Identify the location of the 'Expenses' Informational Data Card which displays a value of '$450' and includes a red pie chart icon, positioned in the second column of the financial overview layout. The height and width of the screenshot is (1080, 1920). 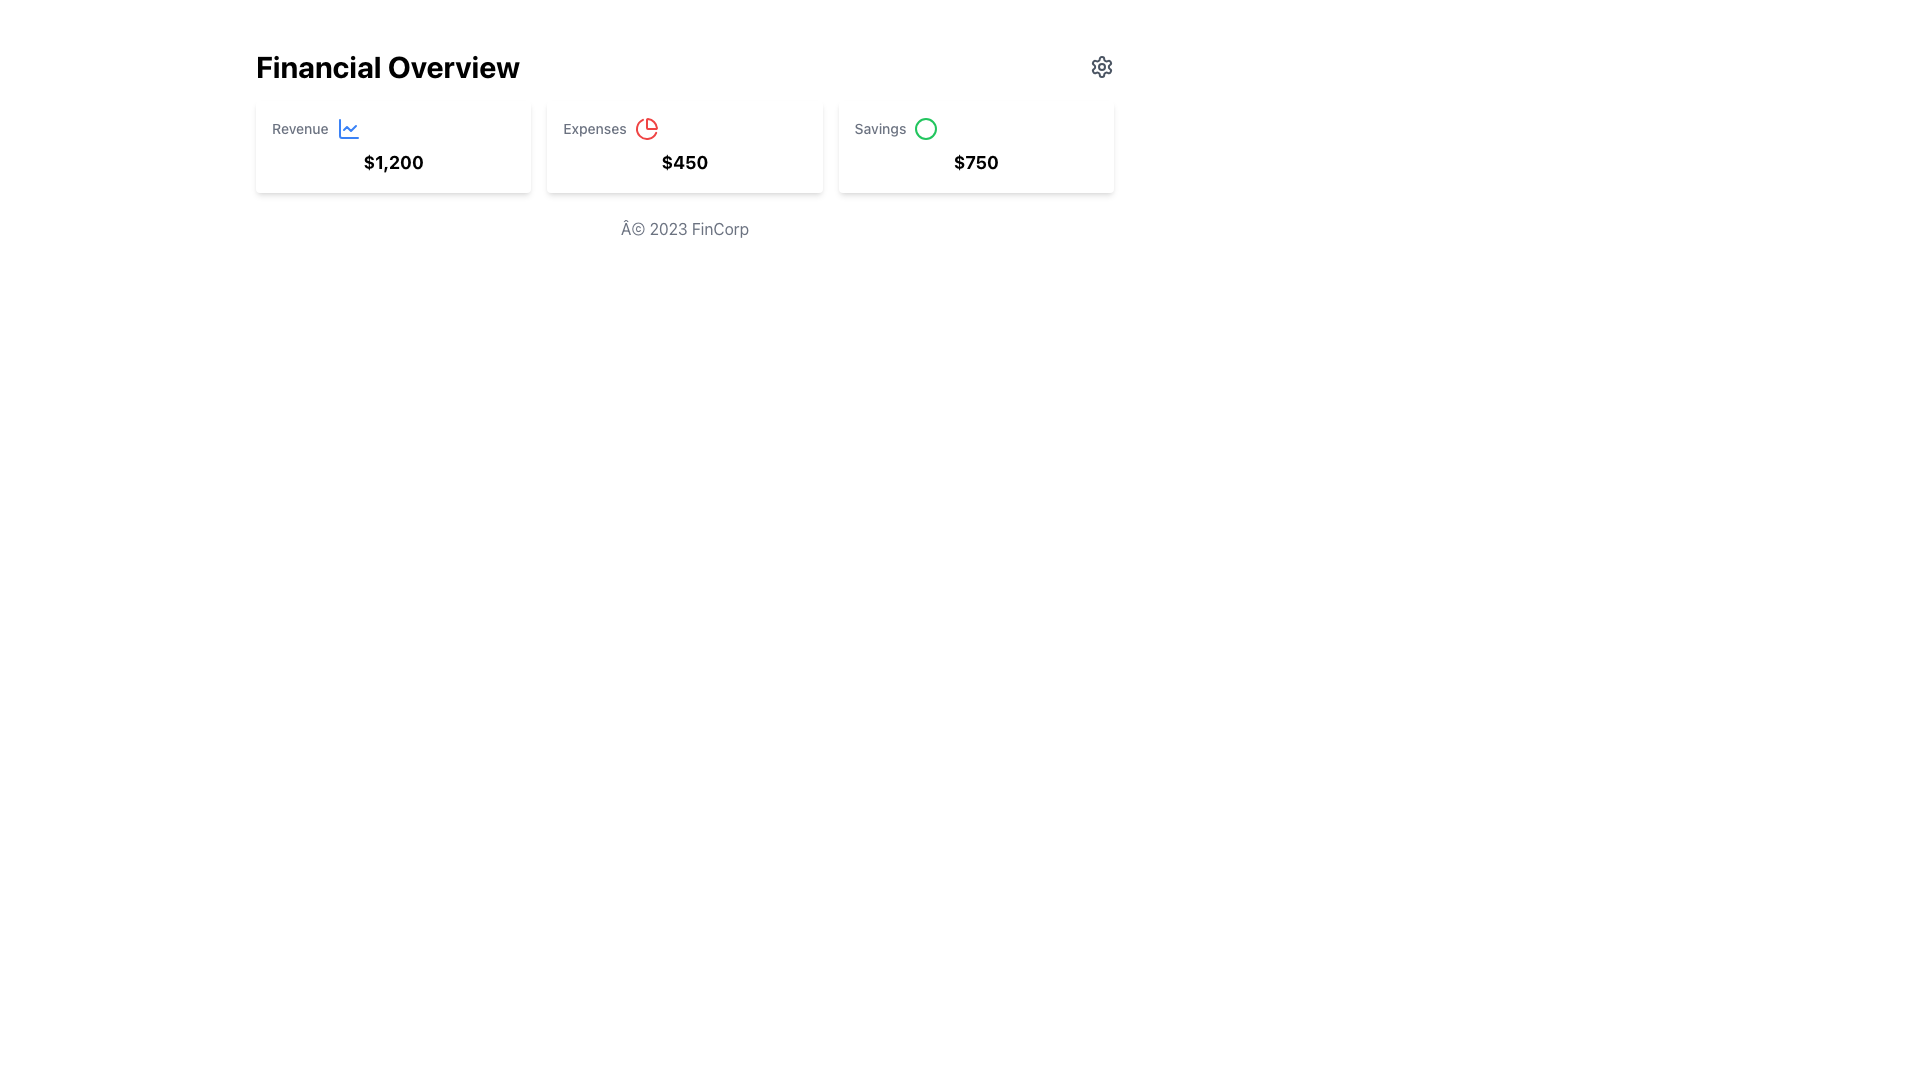
(685, 145).